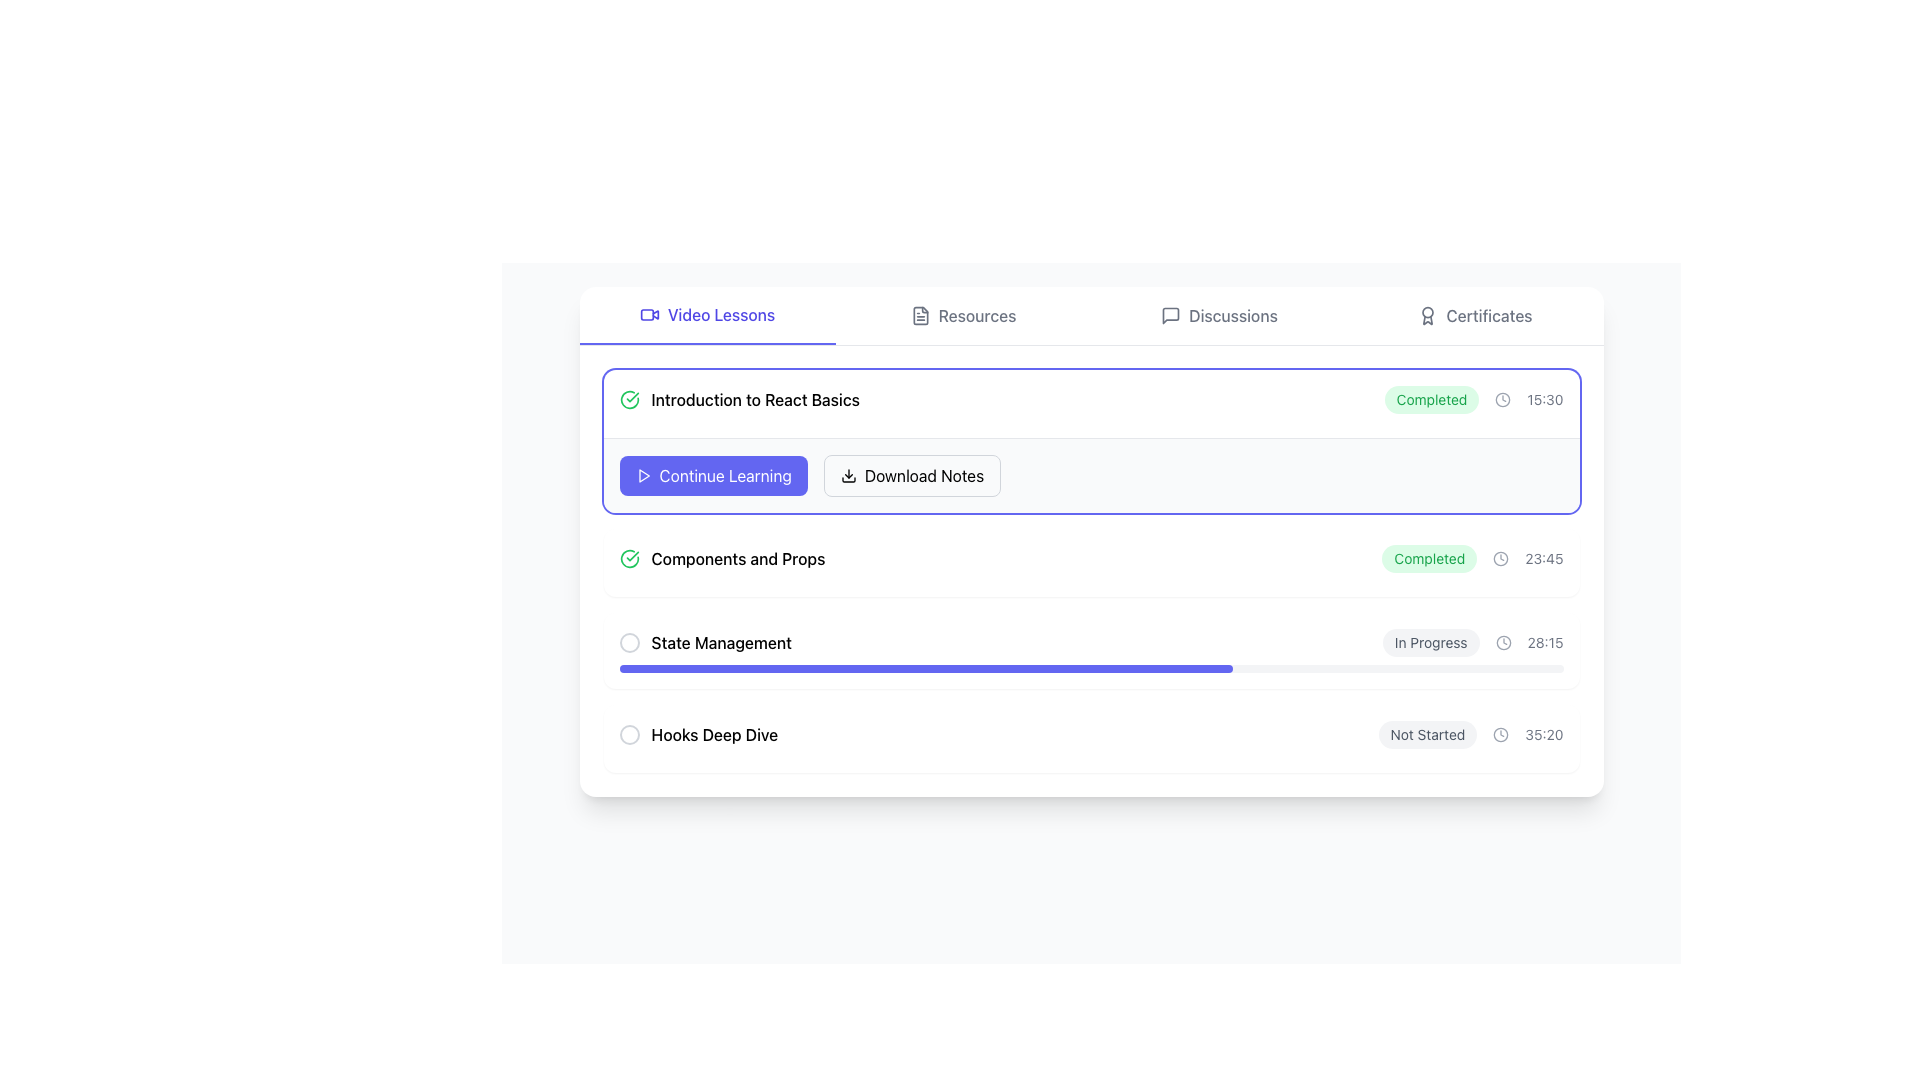 This screenshot has width=1920, height=1080. I want to click on the clock icon located at the end of the row with status label 'Completed' and time '15:30', so click(1503, 400).